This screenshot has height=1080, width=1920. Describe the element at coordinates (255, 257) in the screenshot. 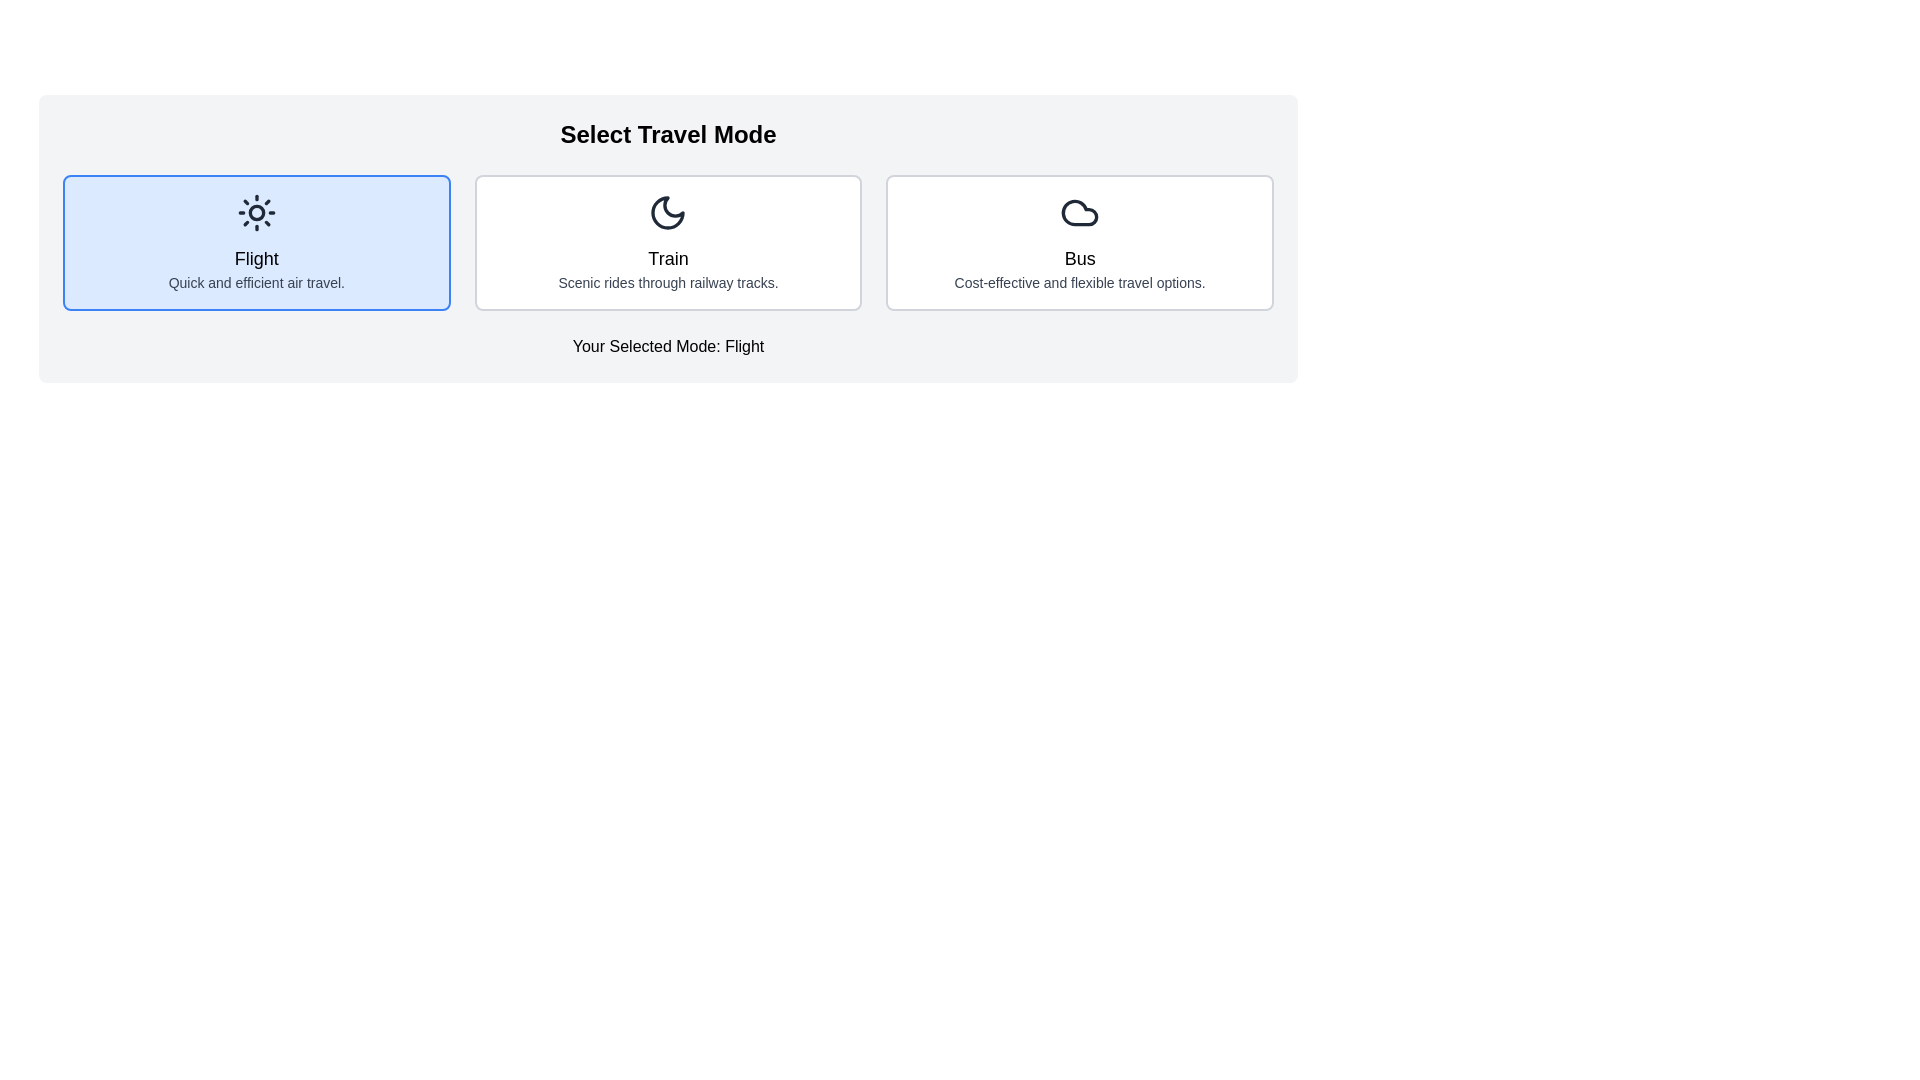

I see `title text for air travel located in the blue shaded card containing 'Quick and efficient air travel.' This text is centered within the card, above the description text` at that location.